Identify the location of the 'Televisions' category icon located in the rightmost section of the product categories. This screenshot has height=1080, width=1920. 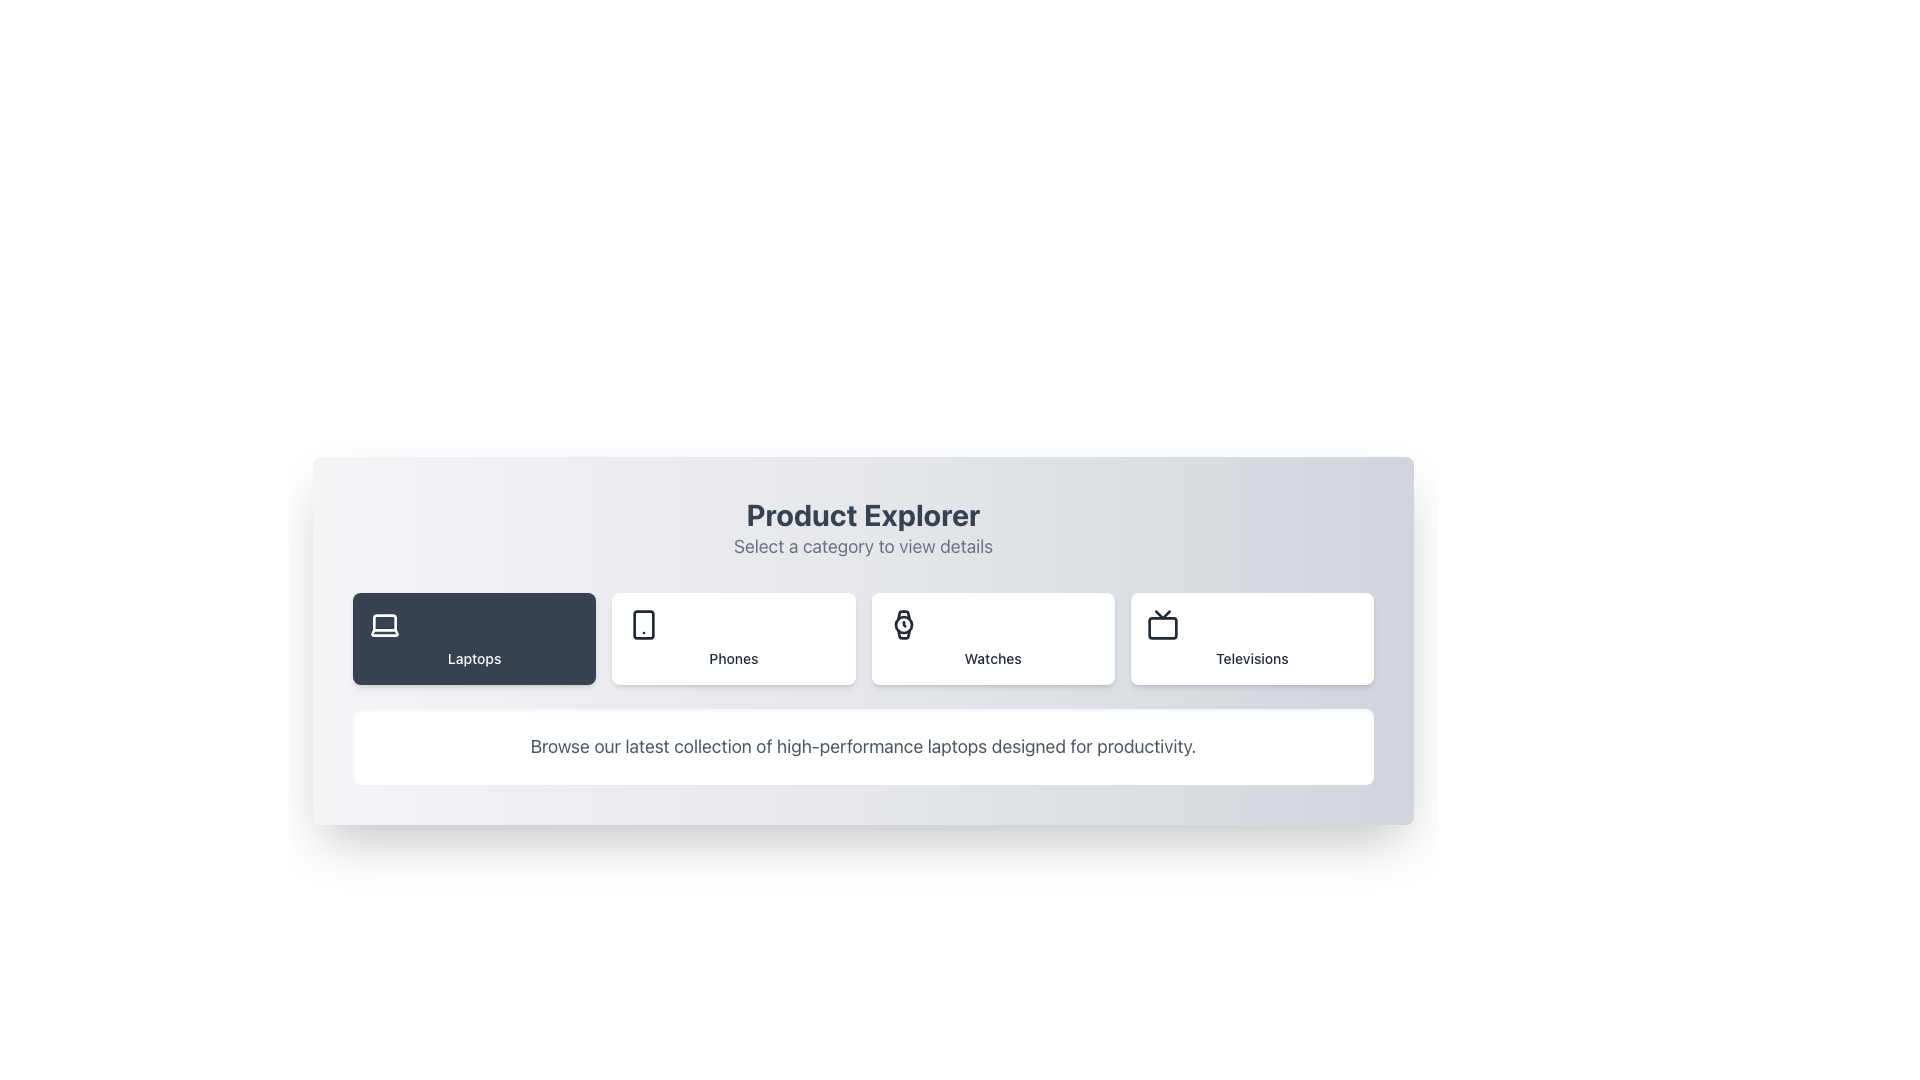
(1162, 623).